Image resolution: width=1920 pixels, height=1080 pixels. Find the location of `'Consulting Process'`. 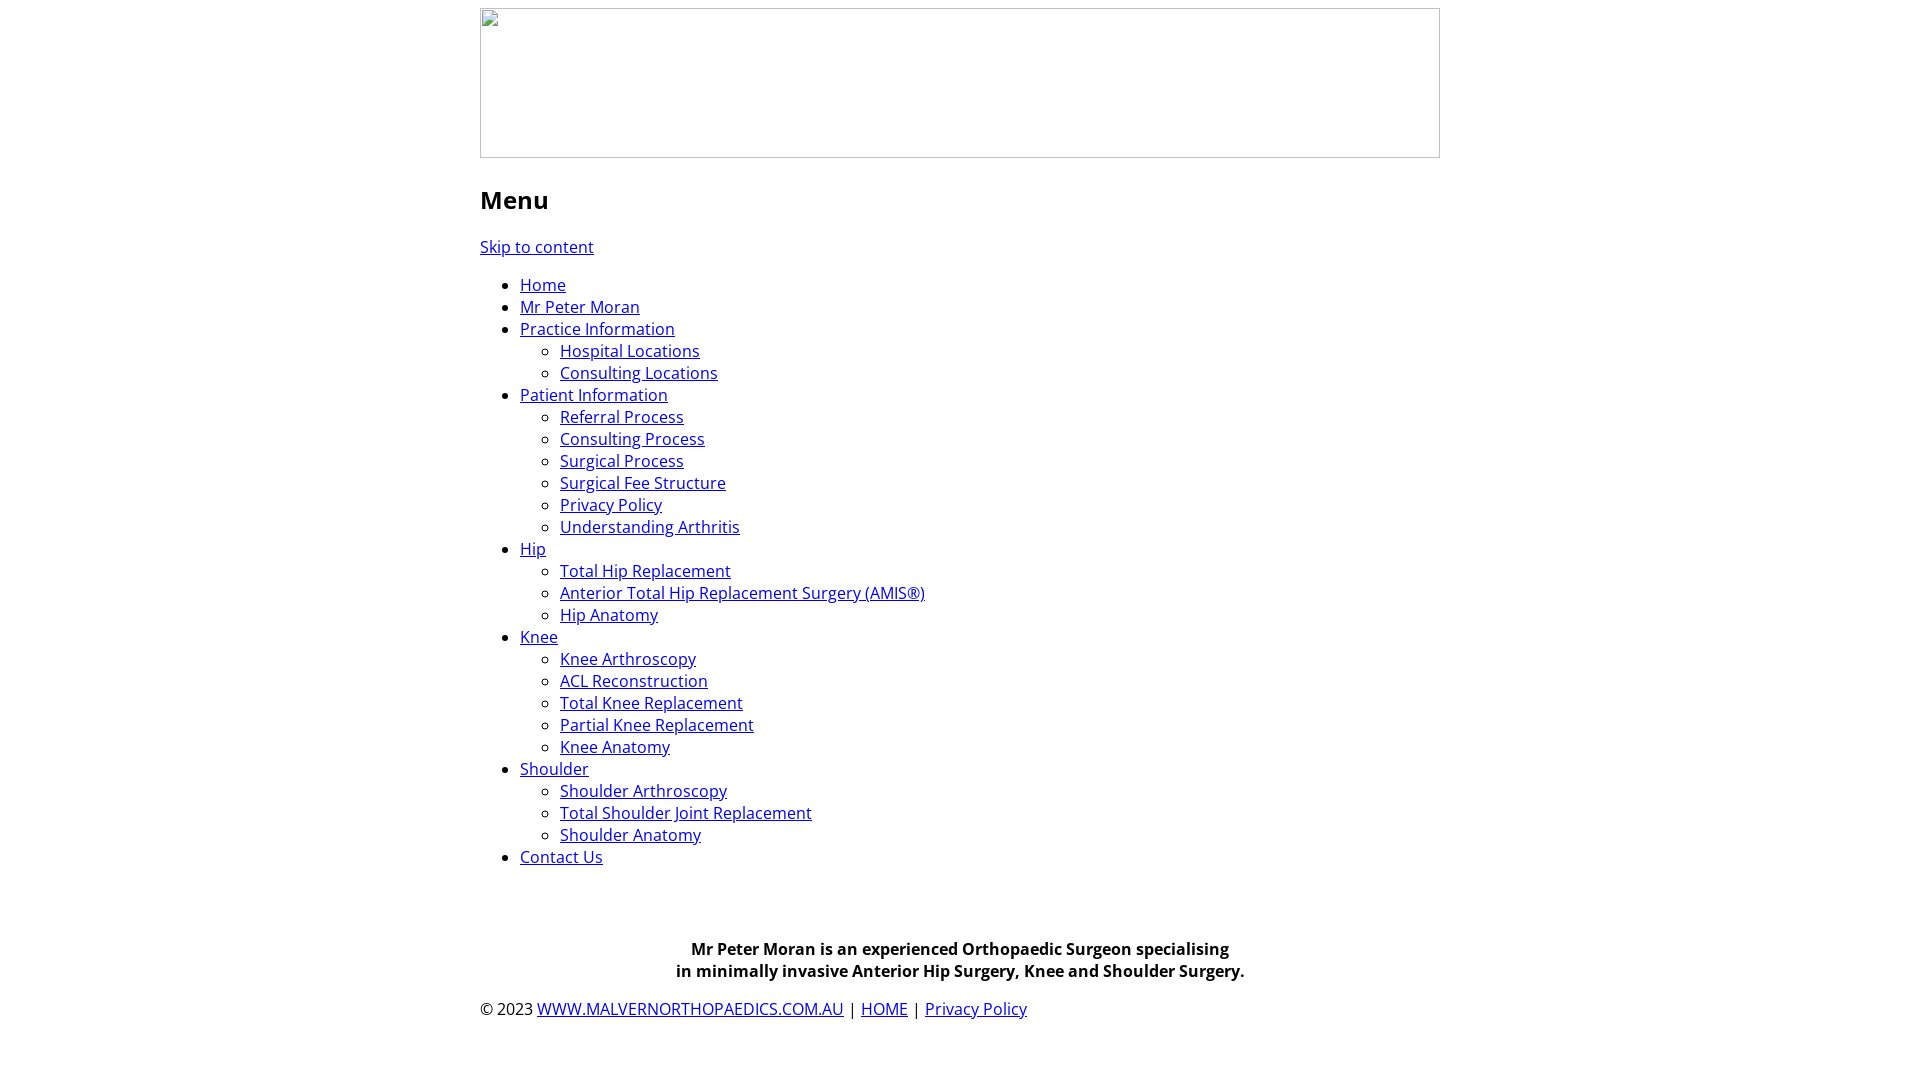

'Consulting Process' is located at coordinates (631, 438).